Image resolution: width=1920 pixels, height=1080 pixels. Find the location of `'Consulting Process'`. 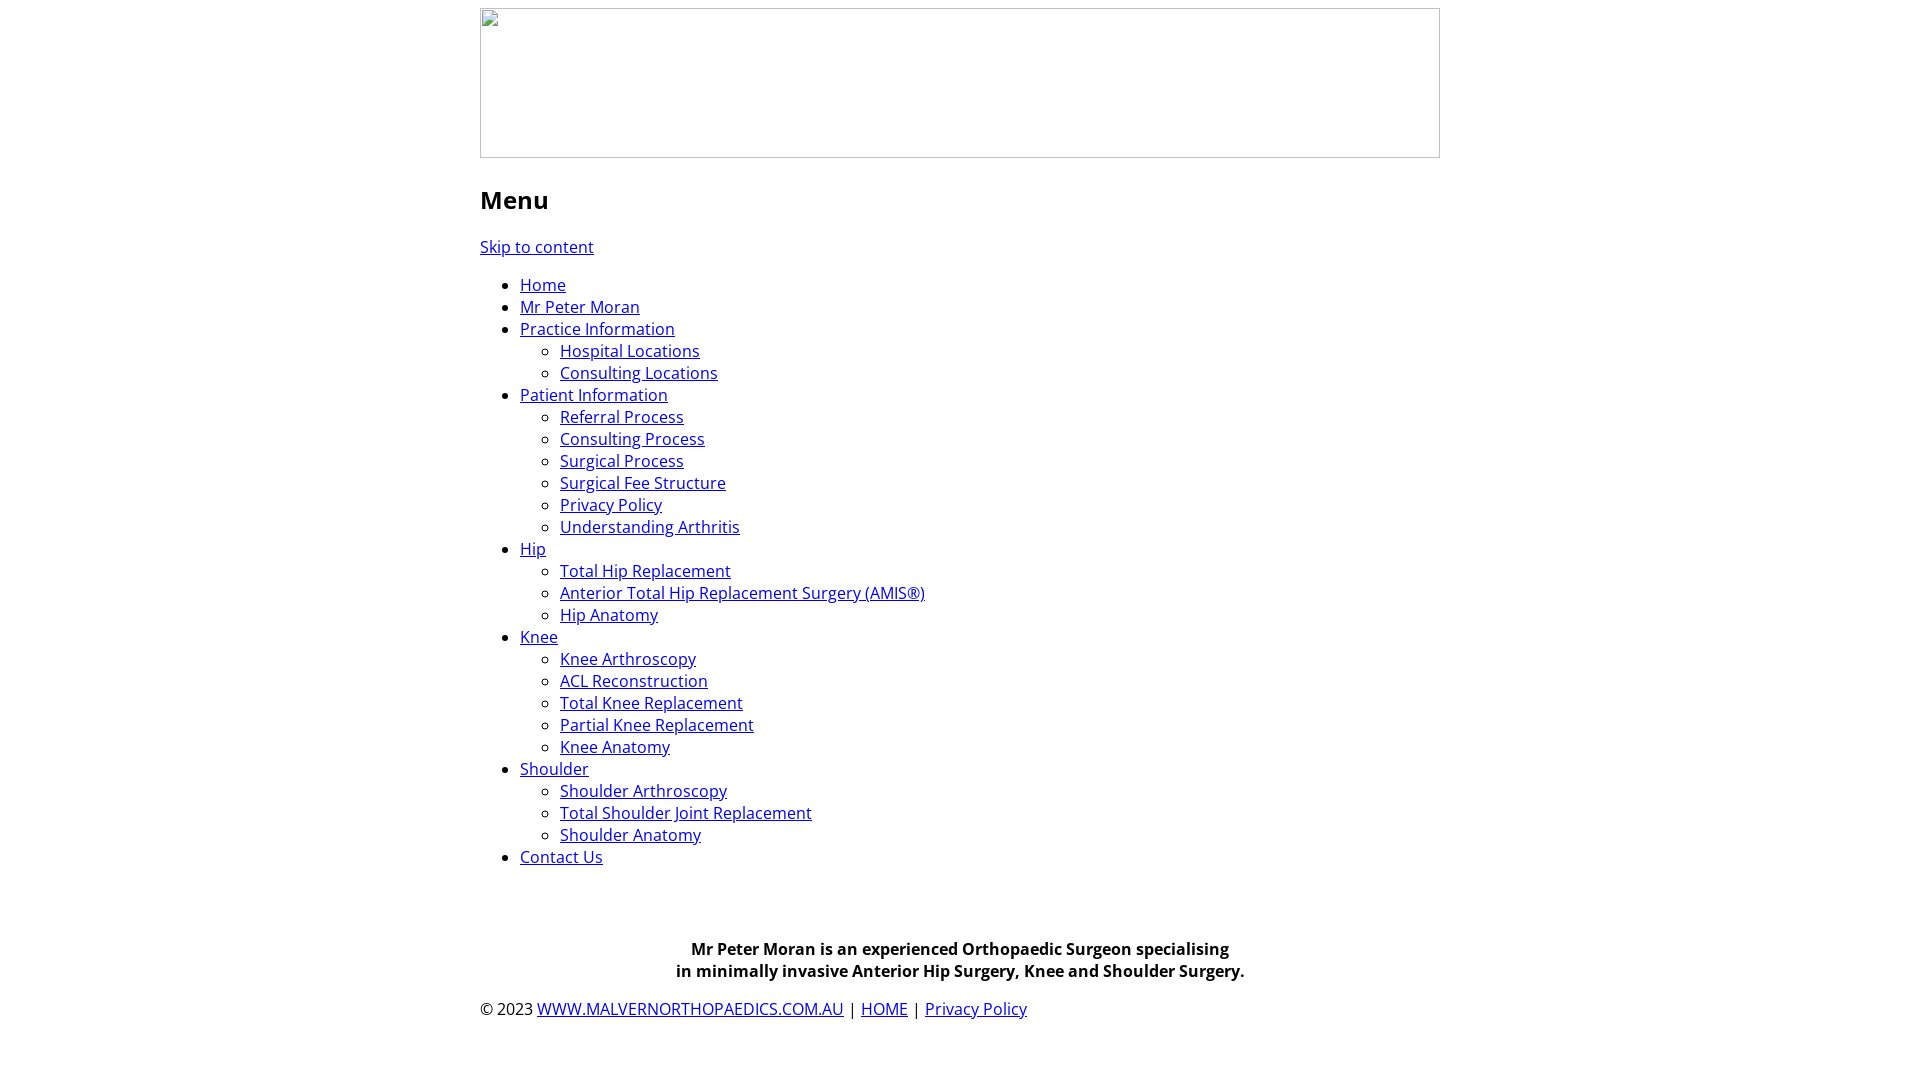

'Consulting Process' is located at coordinates (631, 438).